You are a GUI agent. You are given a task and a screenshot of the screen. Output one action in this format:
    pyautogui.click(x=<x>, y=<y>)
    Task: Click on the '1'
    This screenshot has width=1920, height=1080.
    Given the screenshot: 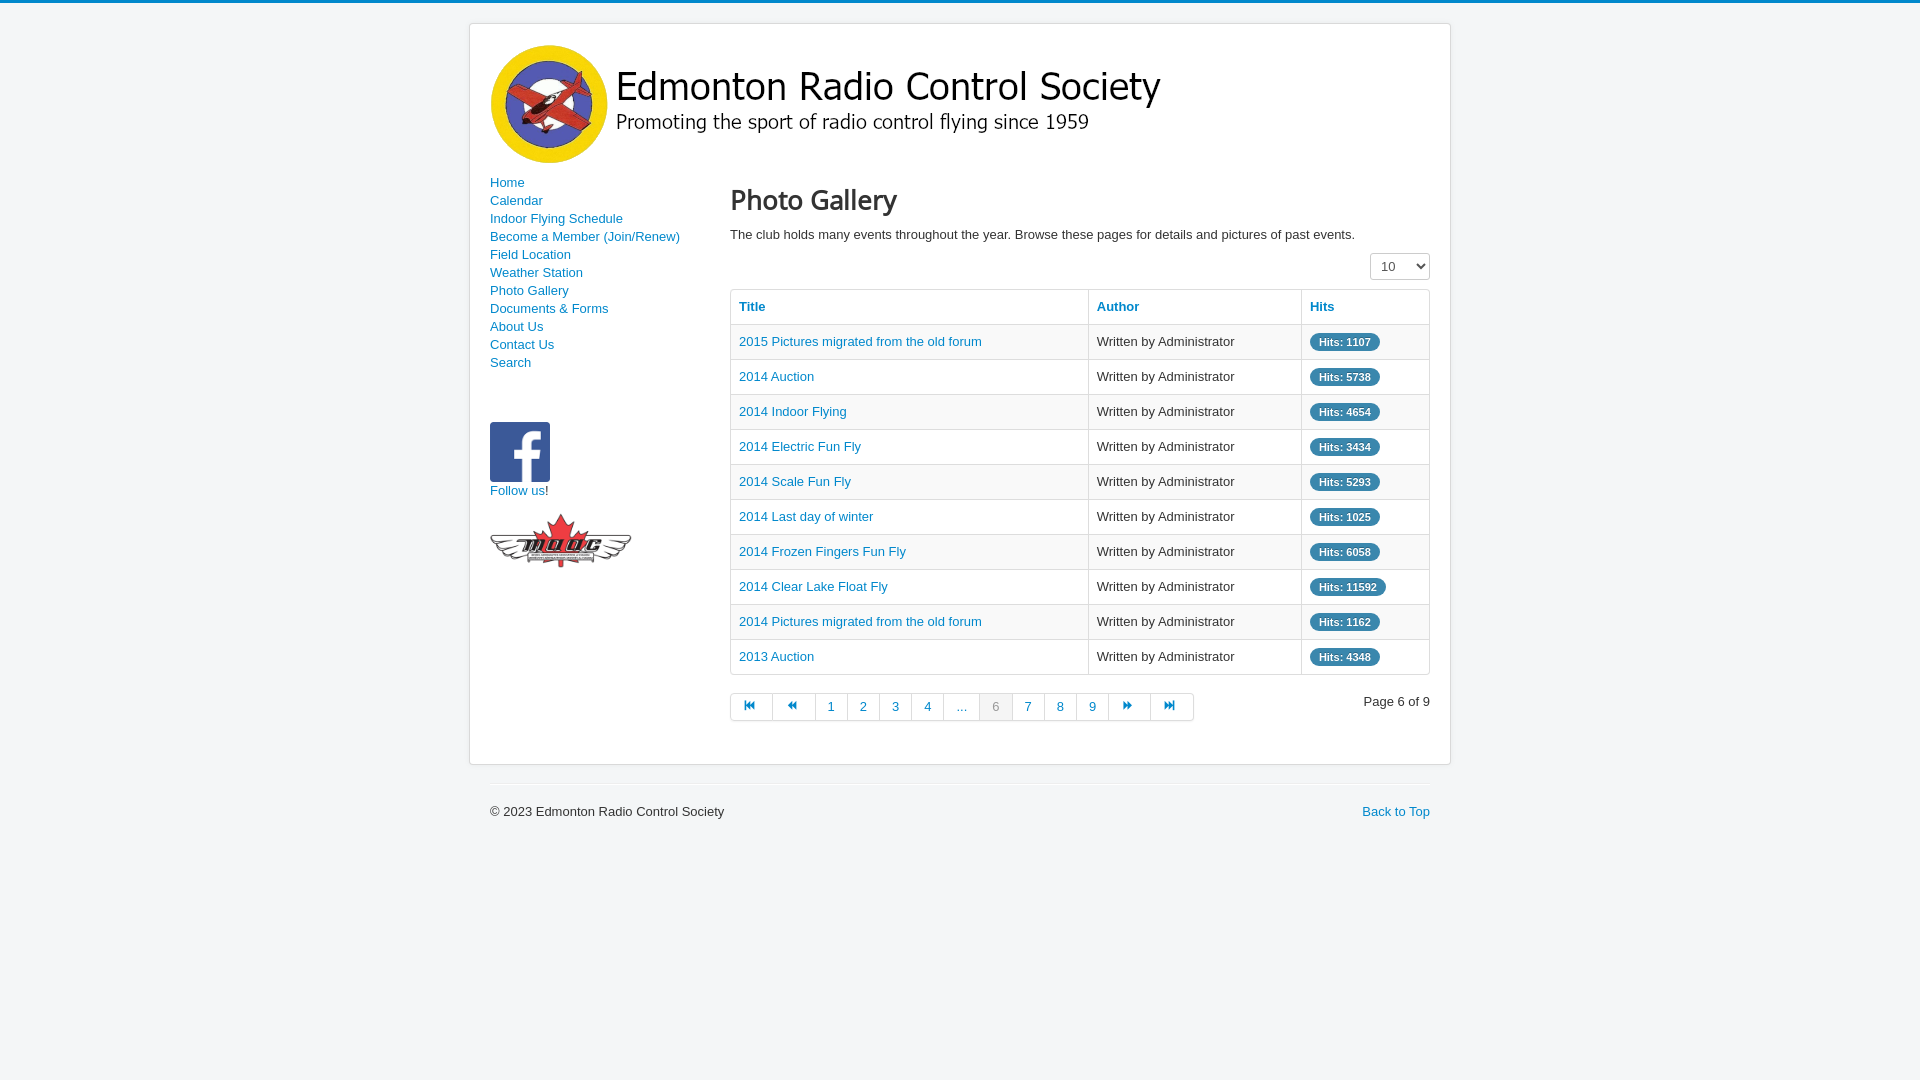 What is the action you would take?
    pyautogui.click(x=831, y=705)
    